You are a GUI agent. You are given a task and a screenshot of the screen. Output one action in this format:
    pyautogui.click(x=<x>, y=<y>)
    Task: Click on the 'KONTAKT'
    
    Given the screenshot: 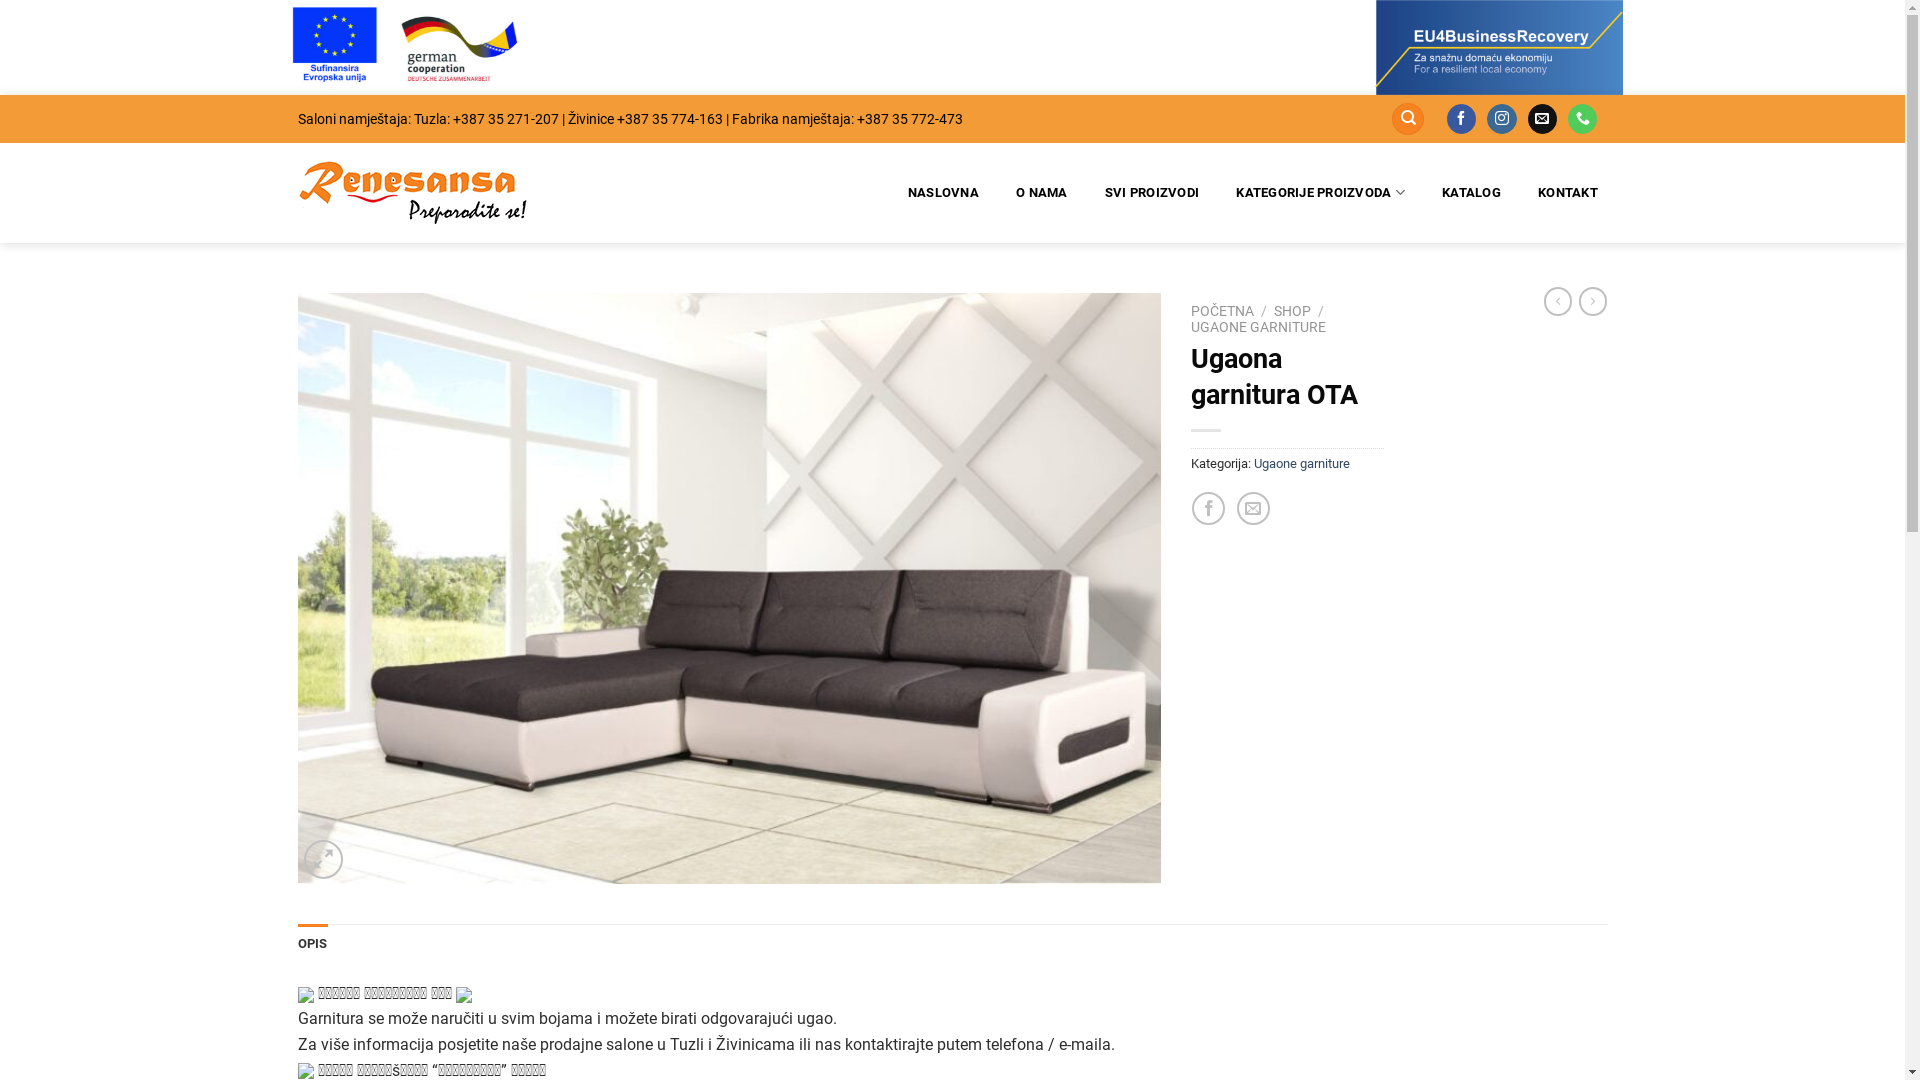 What is the action you would take?
    pyautogui.click(x=1528, y=192)
    